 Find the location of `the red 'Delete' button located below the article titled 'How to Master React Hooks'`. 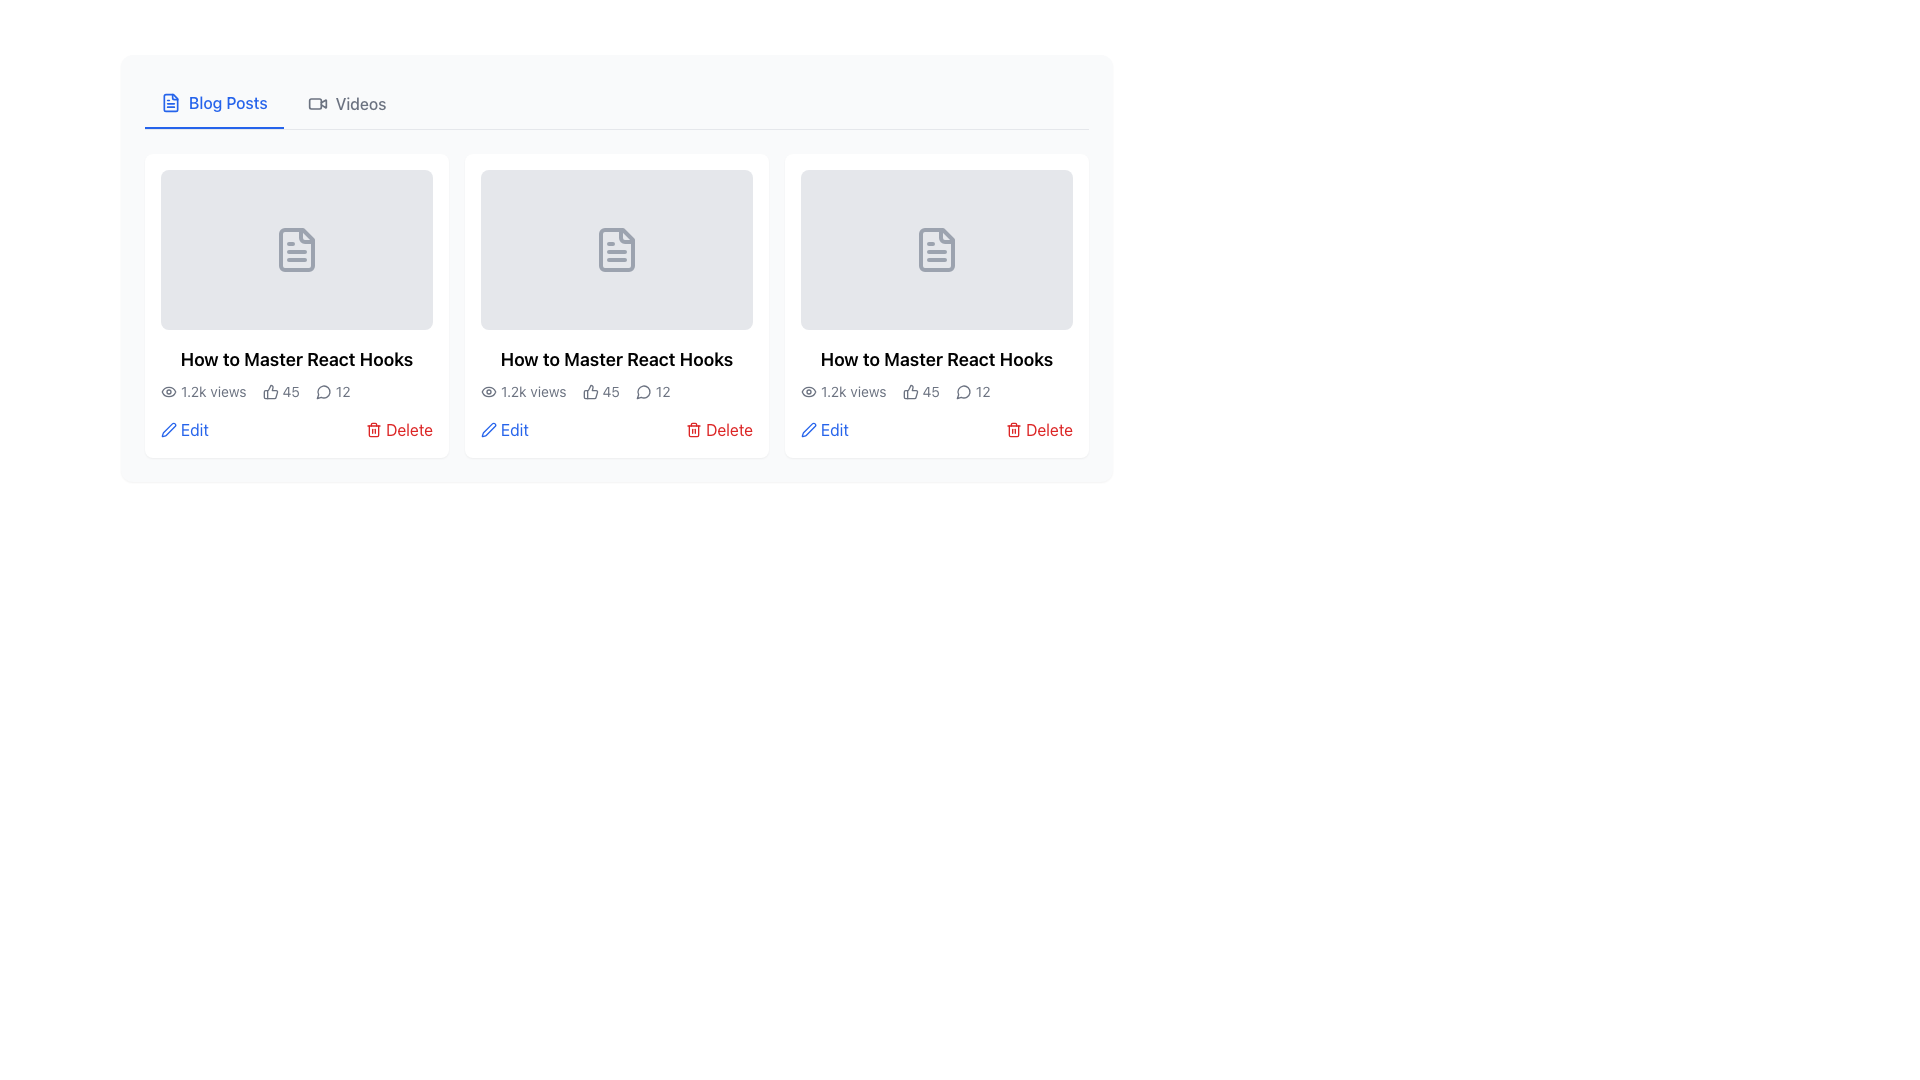

the red 'Delete' button located below the article titled 'How to Master React Hooks' is located at coordinates (719, 428).